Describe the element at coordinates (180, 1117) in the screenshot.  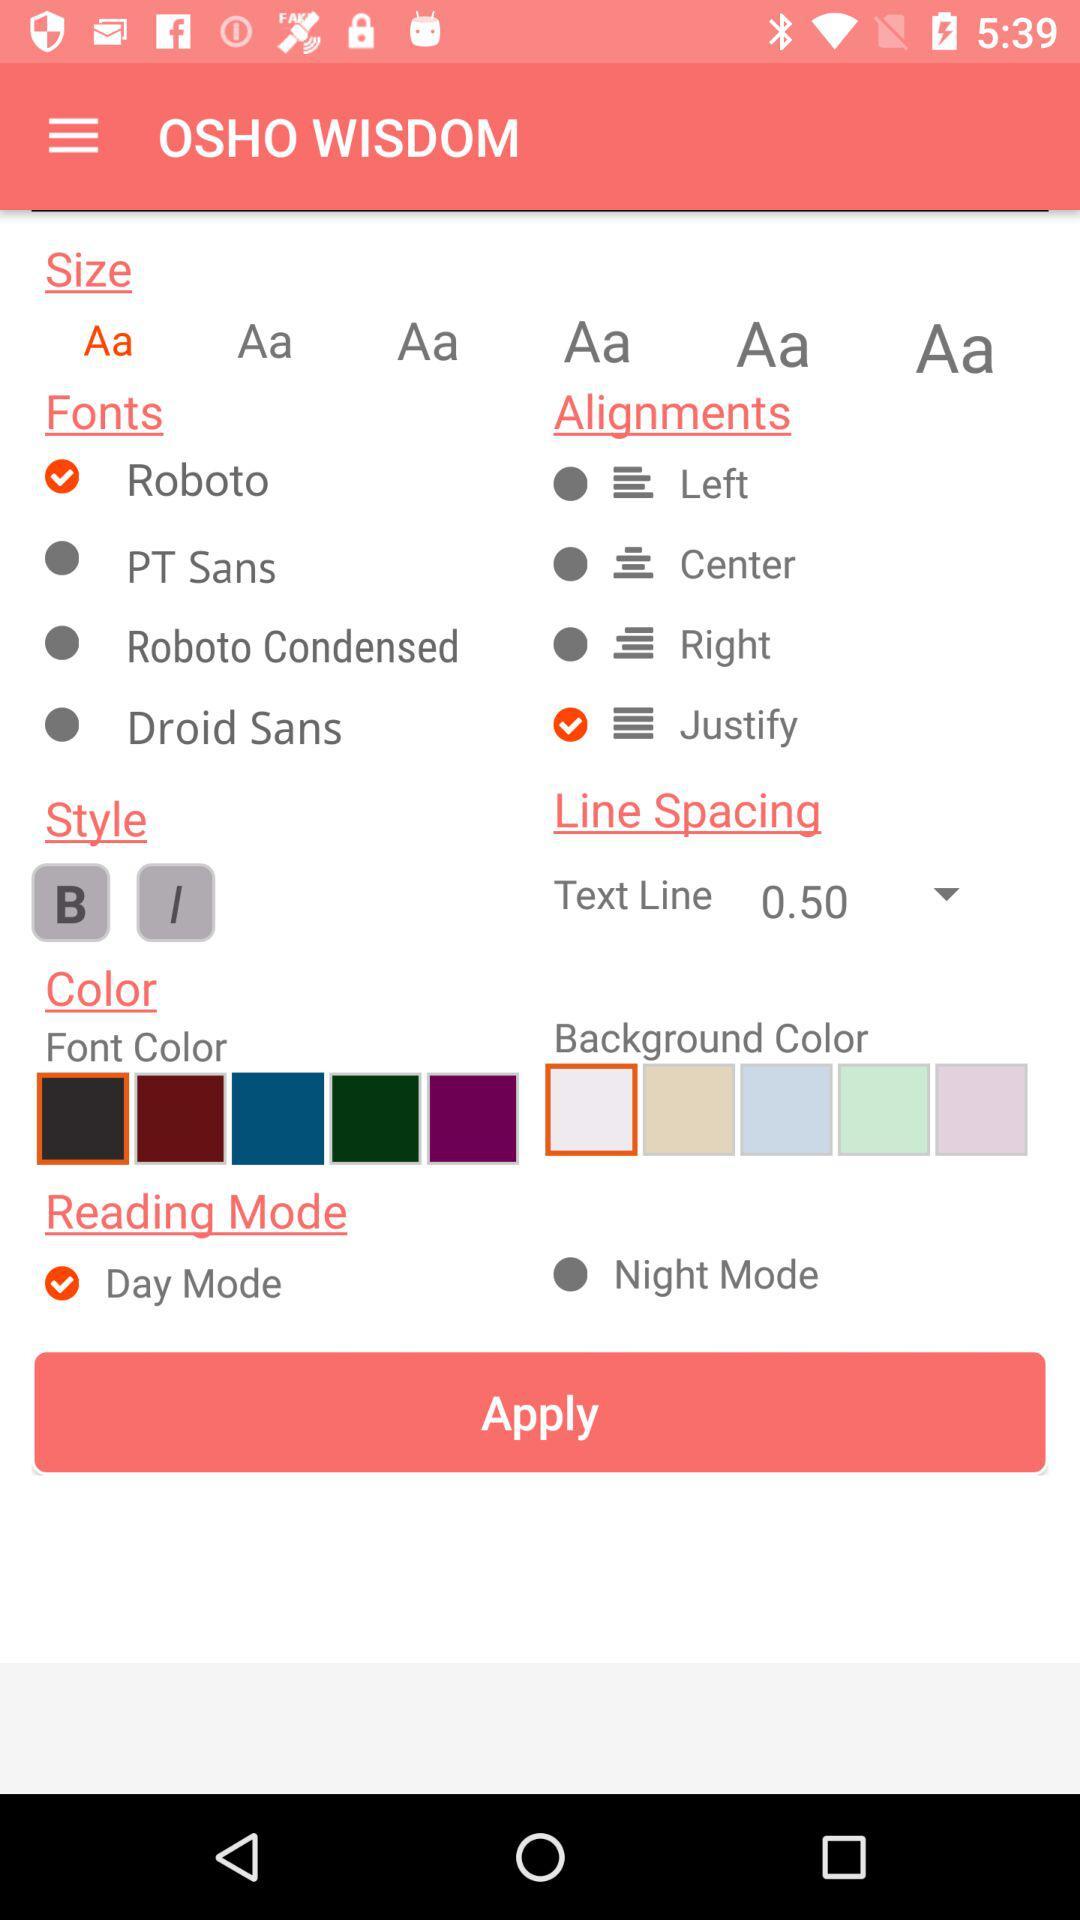
I see `color selection` at that location.